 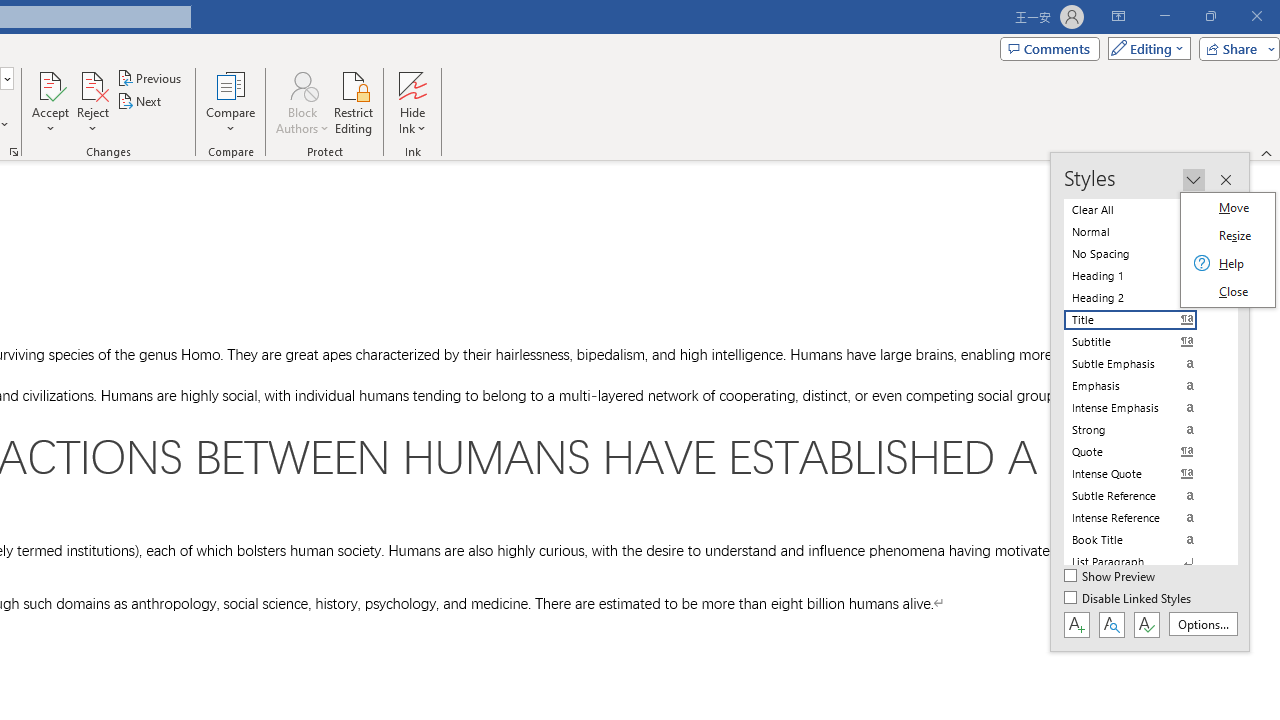 I want to click on 'Emphasis', so click(x=1142, y=385).